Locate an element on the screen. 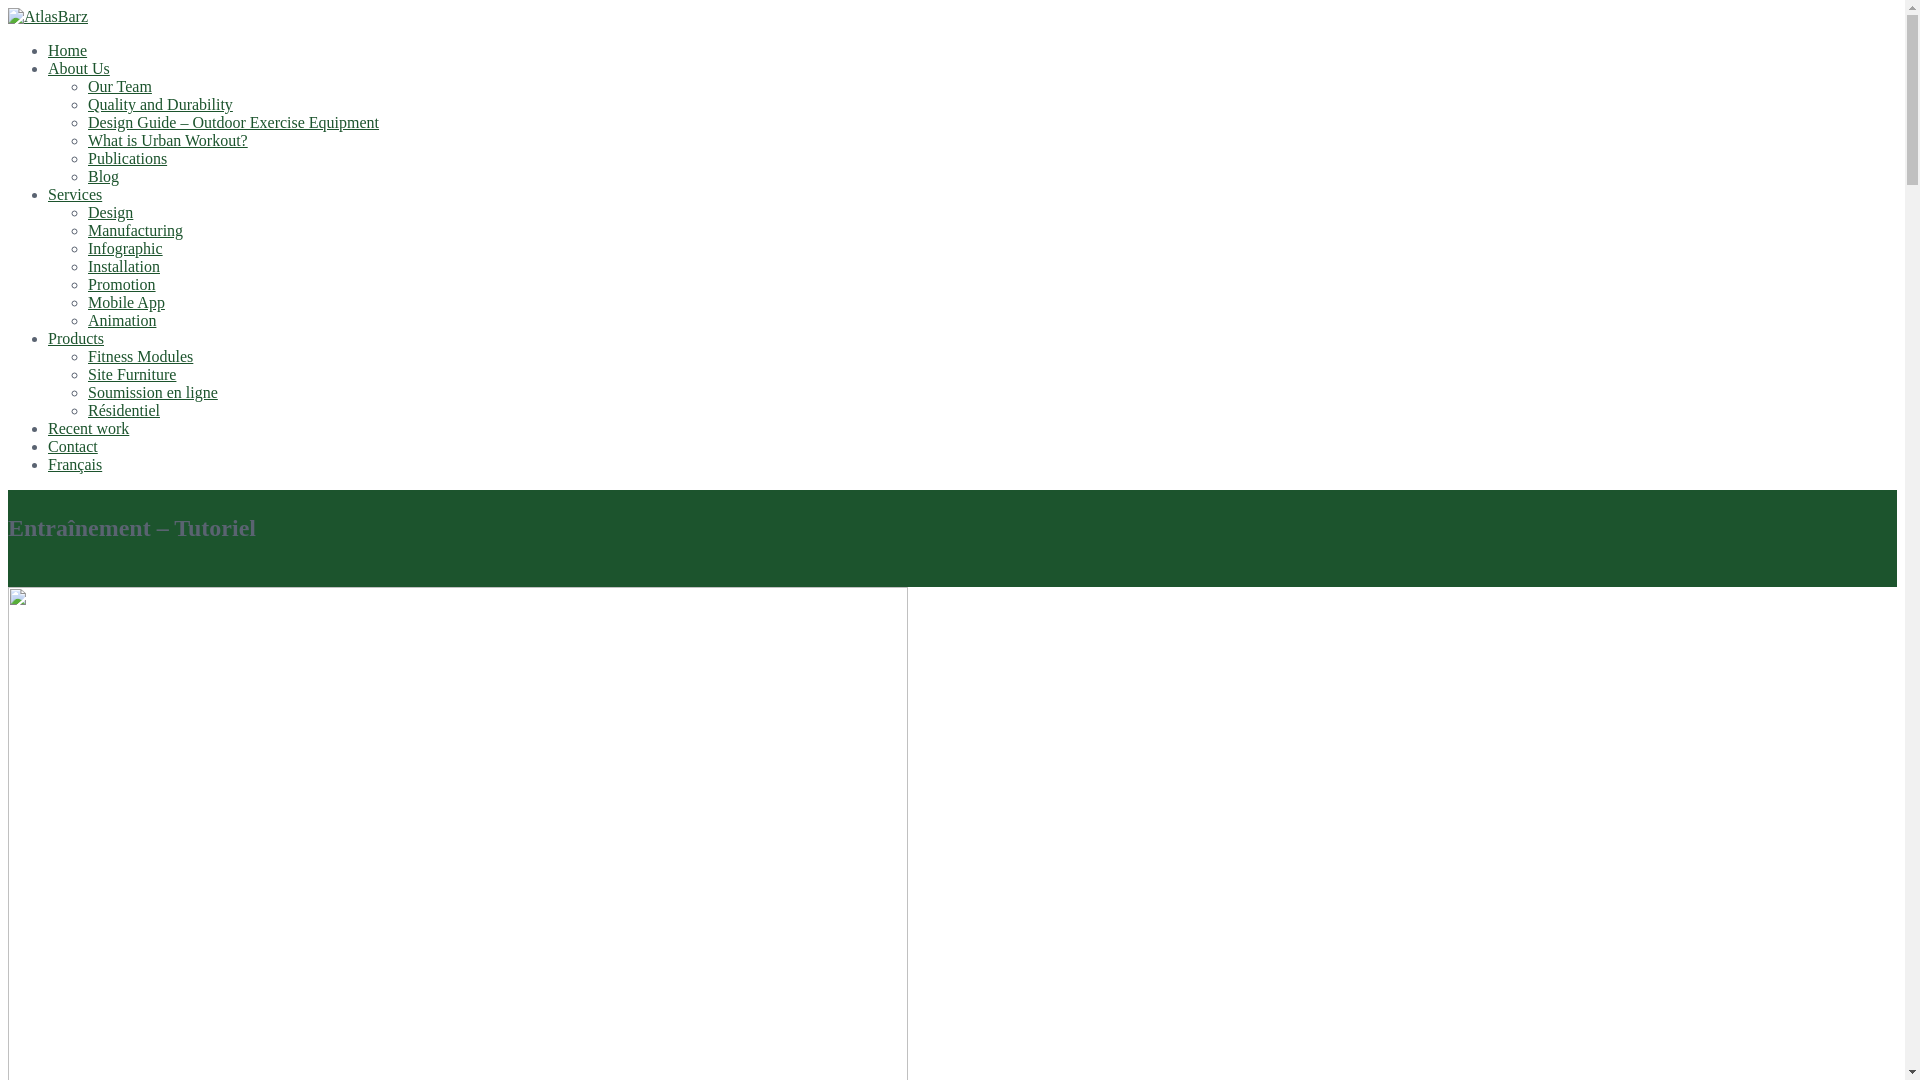 This screenshot has height=1080, width=1920. 'Mobile App' is located at coordinates (86, 302).